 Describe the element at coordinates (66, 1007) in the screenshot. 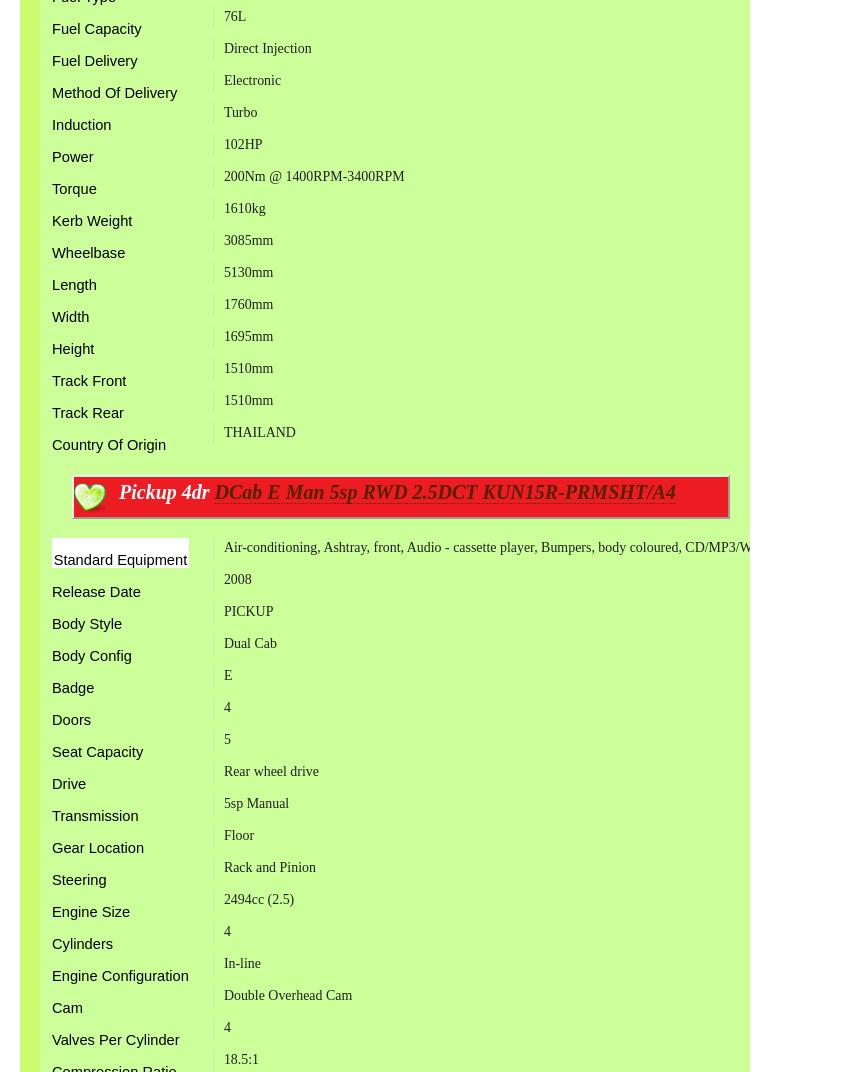

I see `'Cam'` at that location.